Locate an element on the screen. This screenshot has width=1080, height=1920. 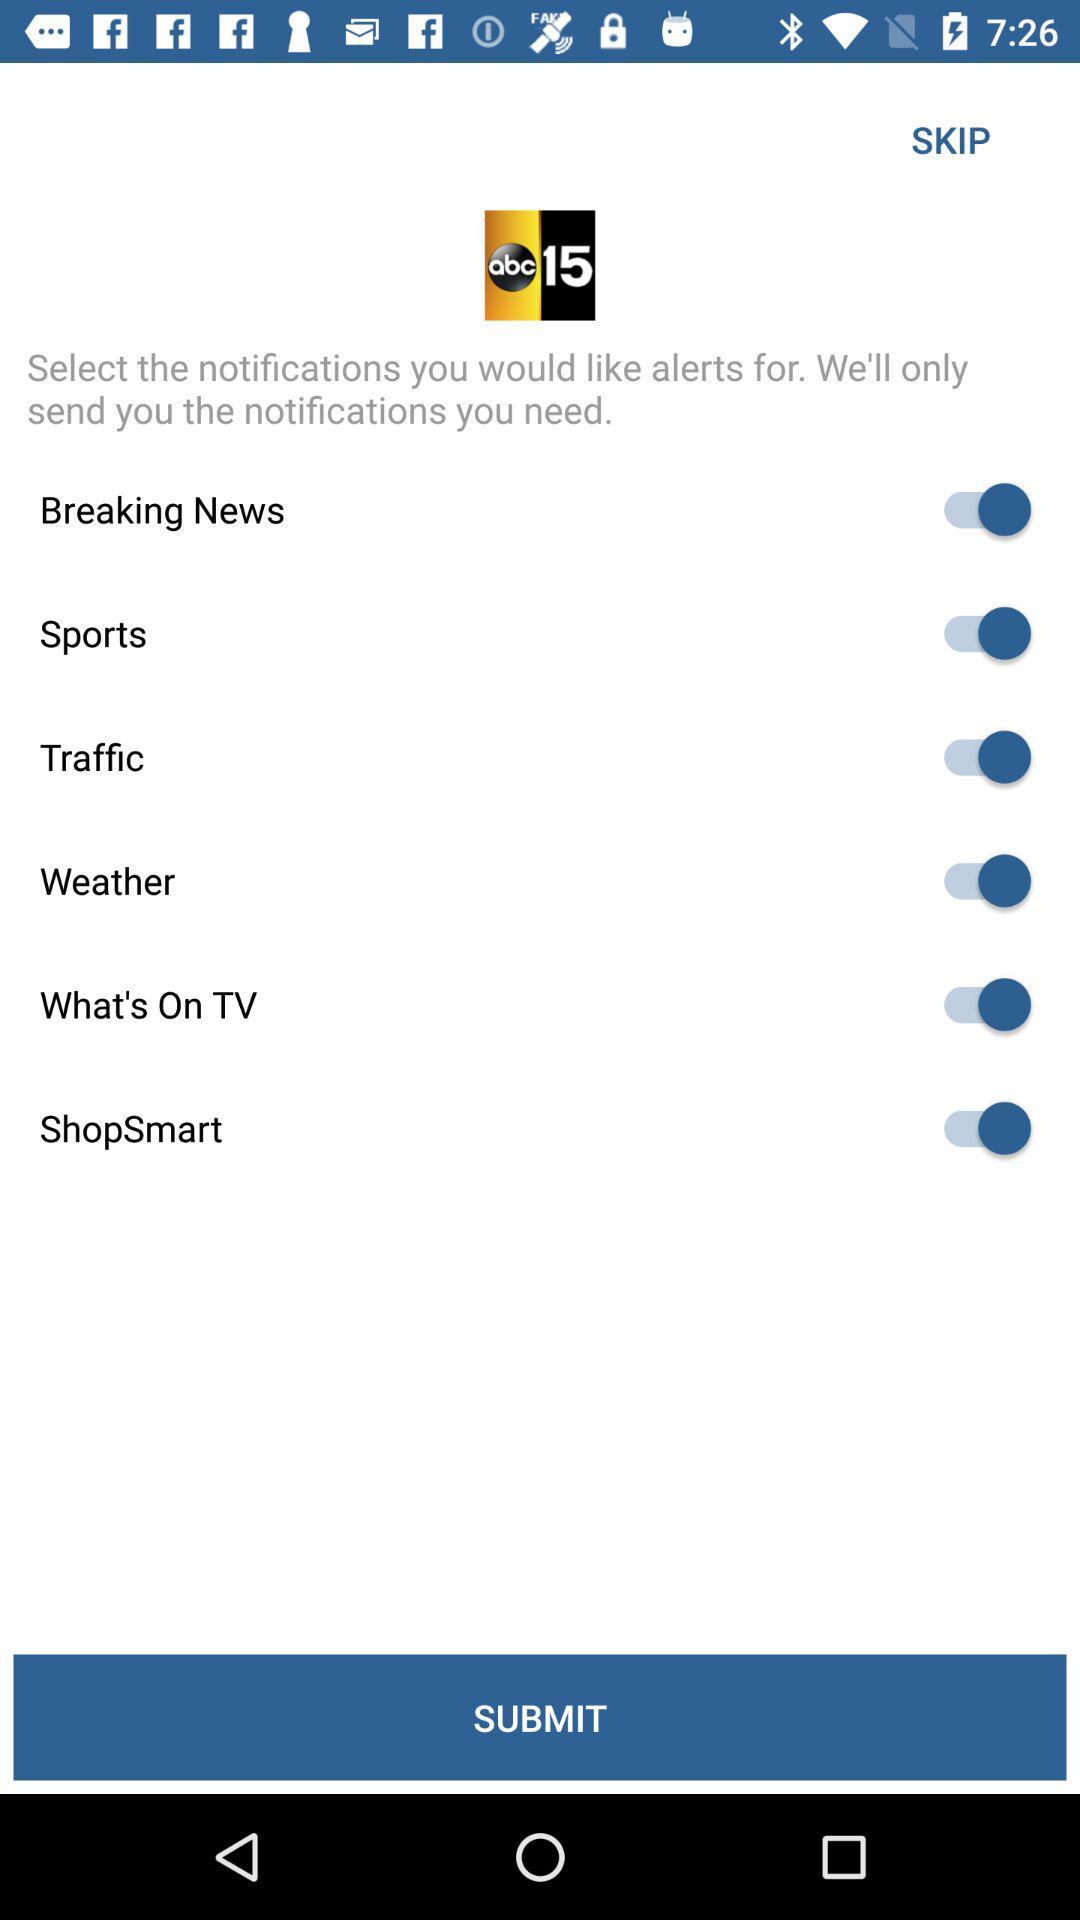
the item above select the notifications icon is located at coordinates (950, 138).